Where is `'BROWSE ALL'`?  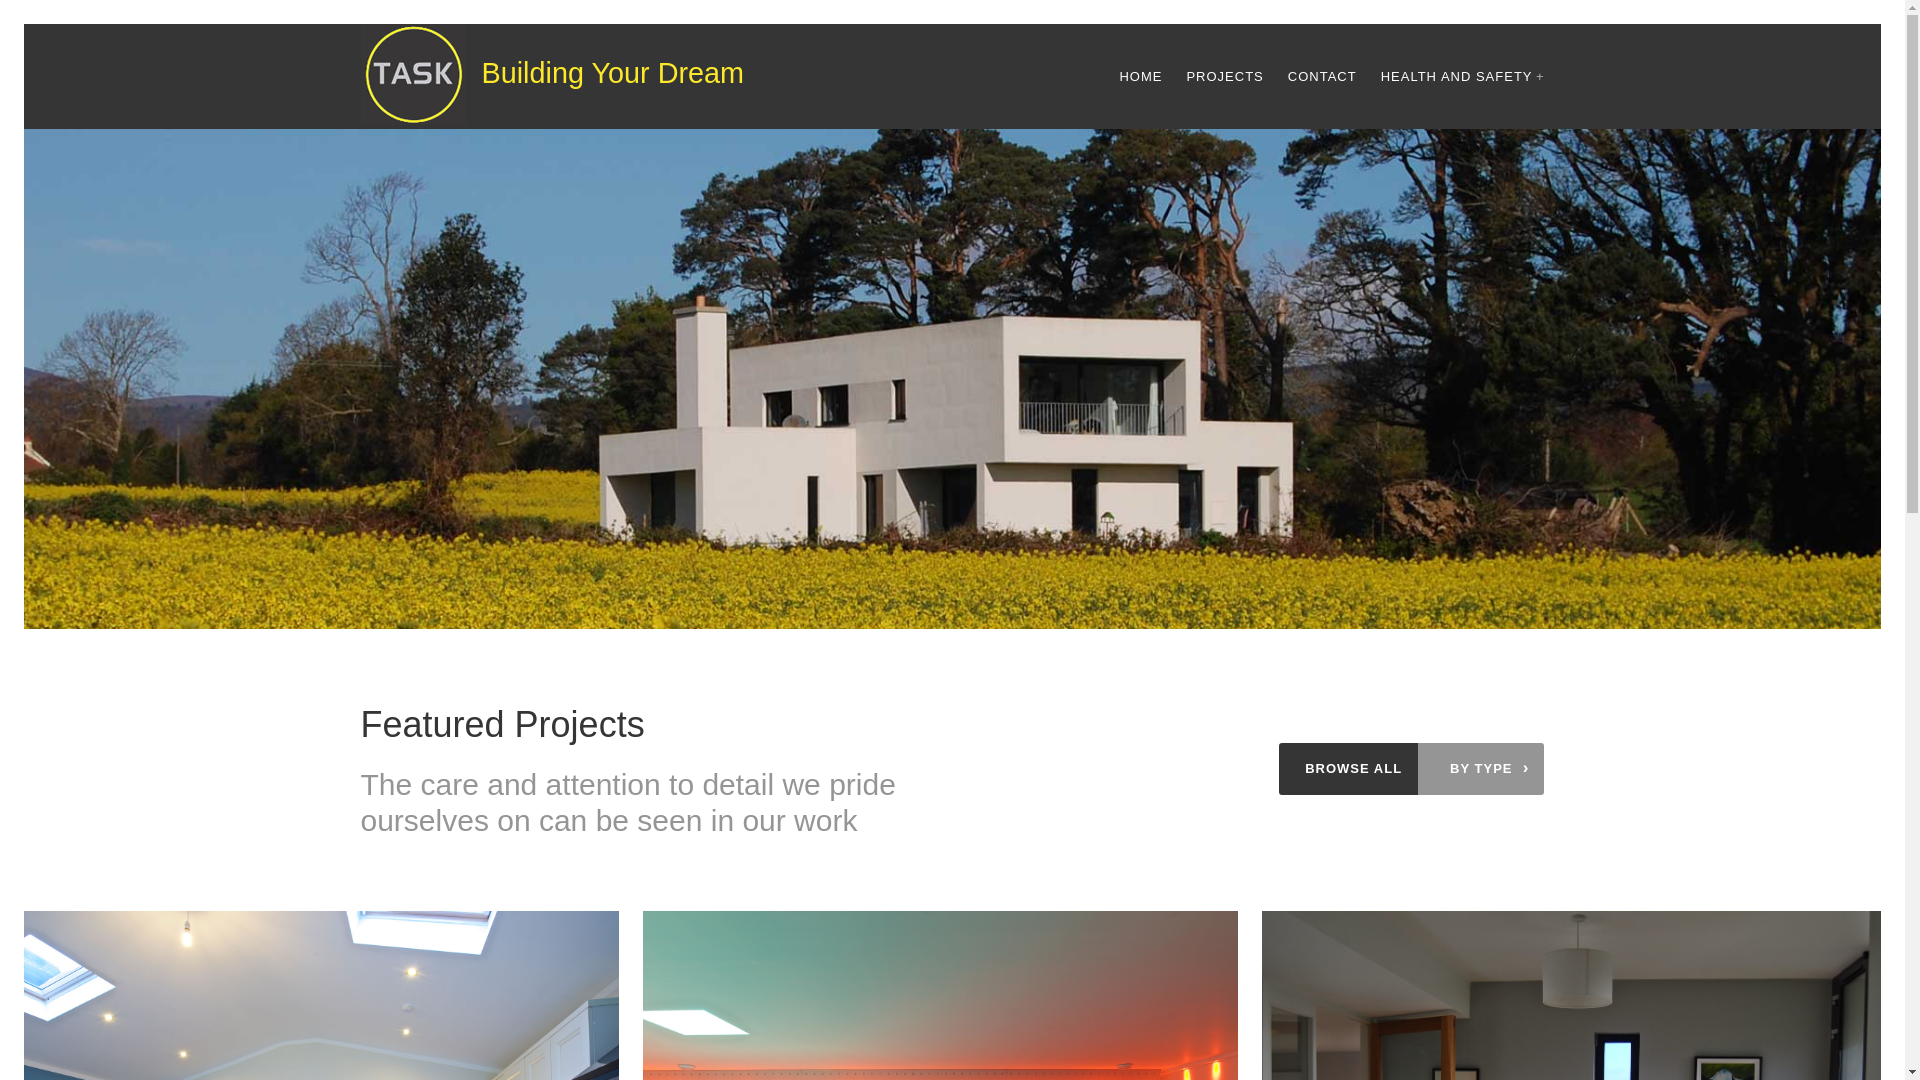 'BROWSE ALL' is located at coordinates (1353, 767).